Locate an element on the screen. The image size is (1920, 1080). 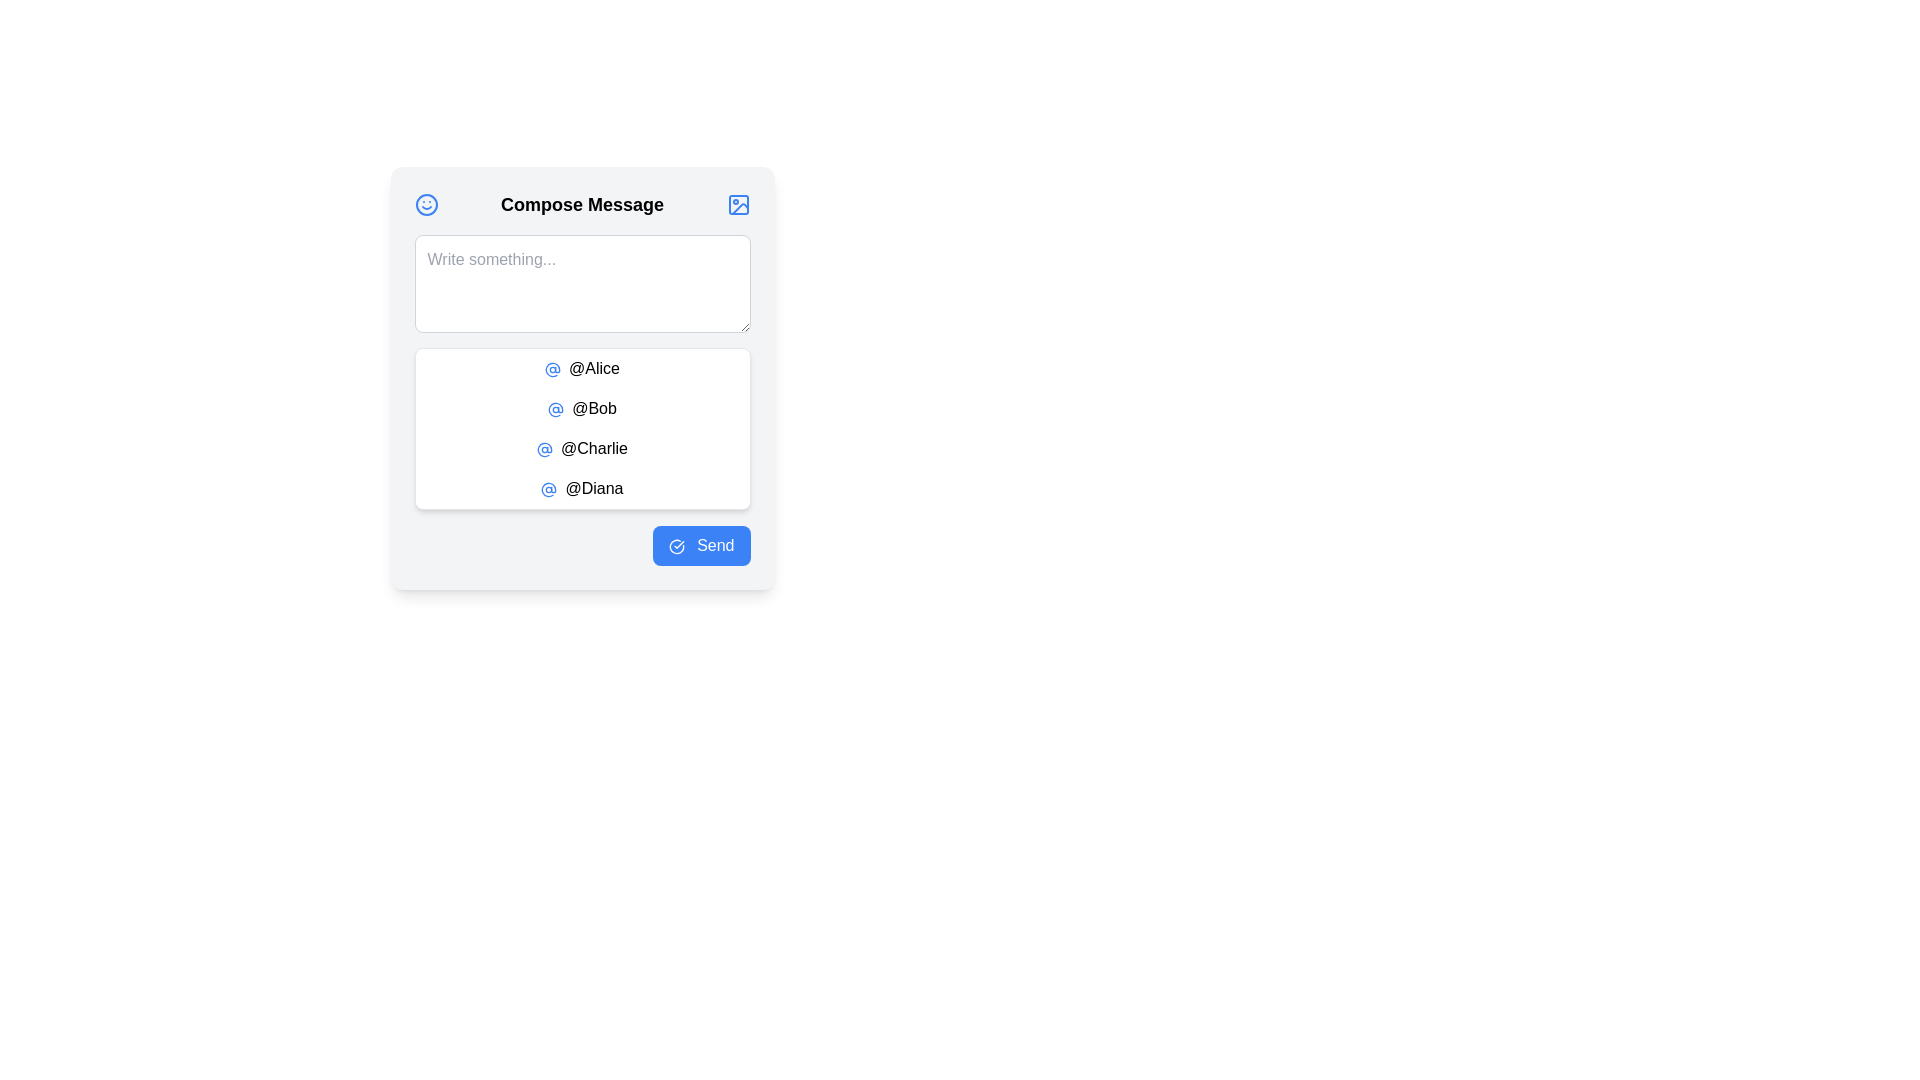
the blue smiley face icon located to the left of the 'Compose Message' title, which is the leftmost element in the header of the 'Compose Message' section is located at coordinates (425, 204).